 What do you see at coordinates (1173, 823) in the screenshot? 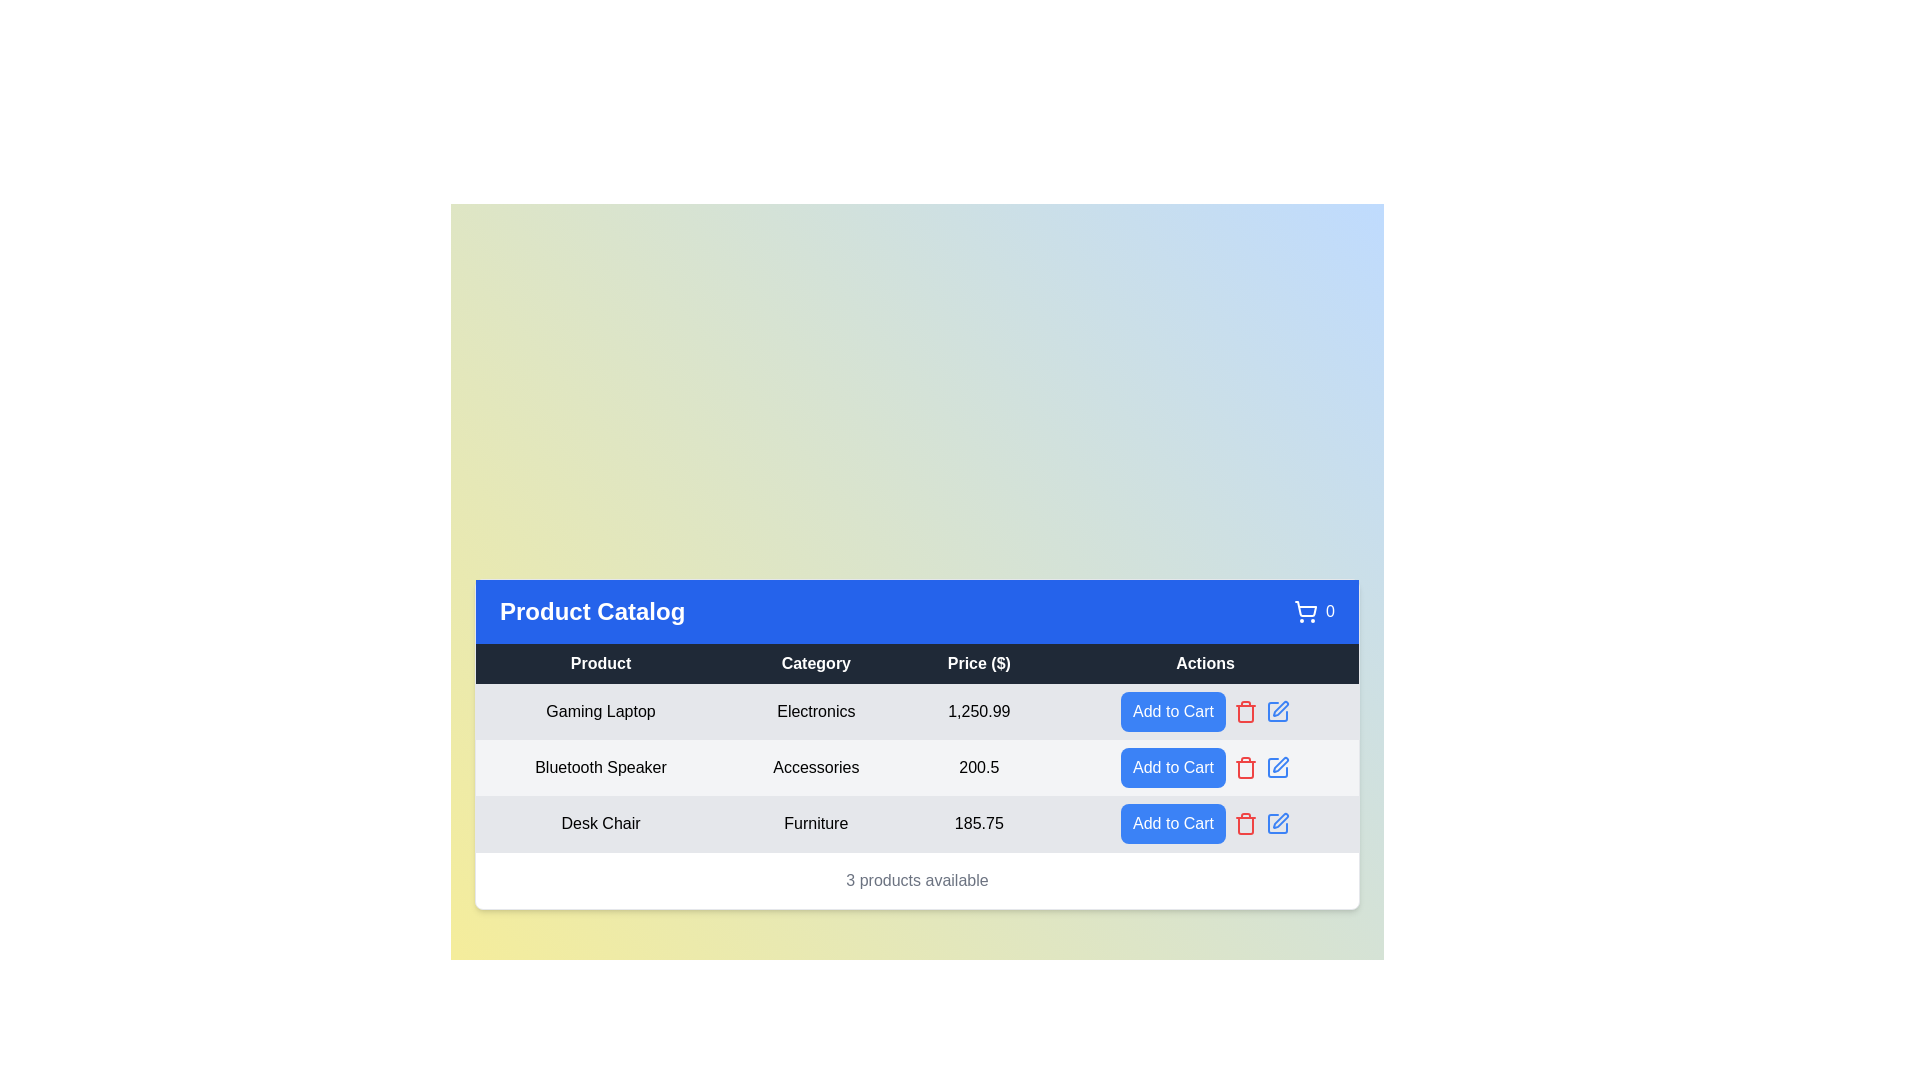
I see `the 'Add to Cart' button located in the 'Actions' column of the 'Furniture' row in the product table` at bounding box center [1173, 823].